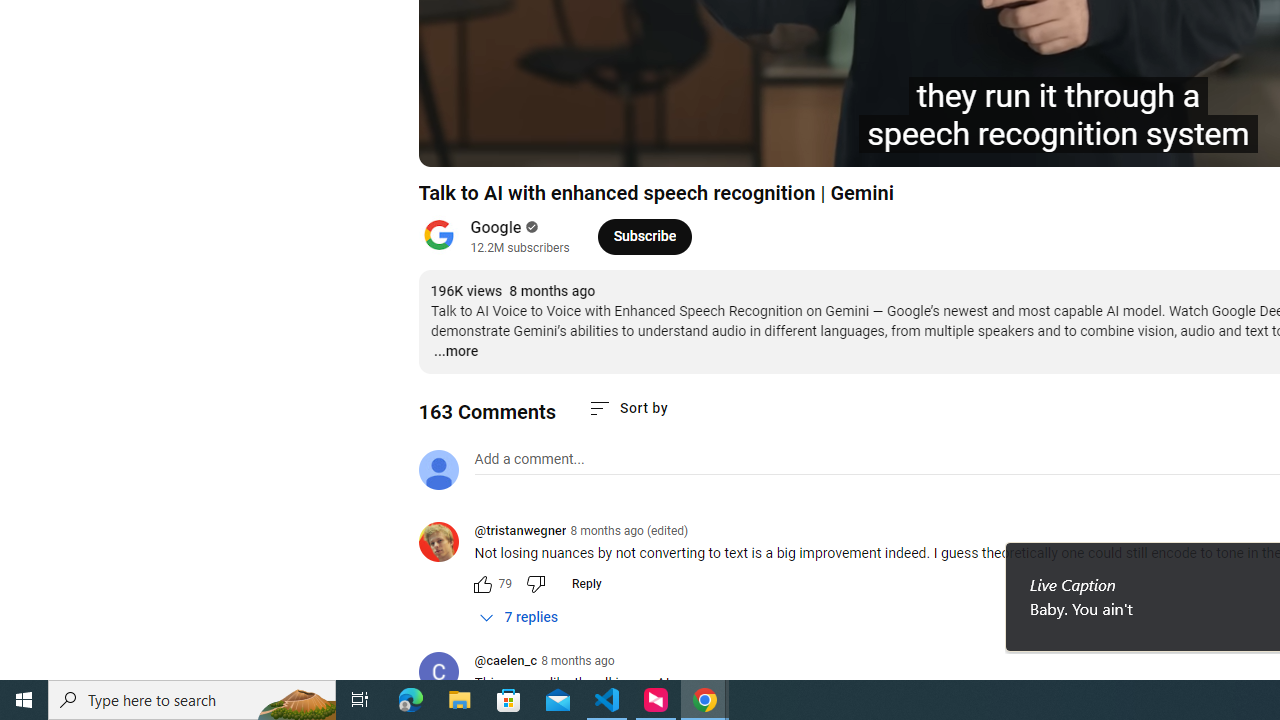 This screenshot has height=720, width=1280. What do you see at coordinates (520, 531) in the screenshot?
I see `'@tristanwegner'` at bounding box center [520, 531].